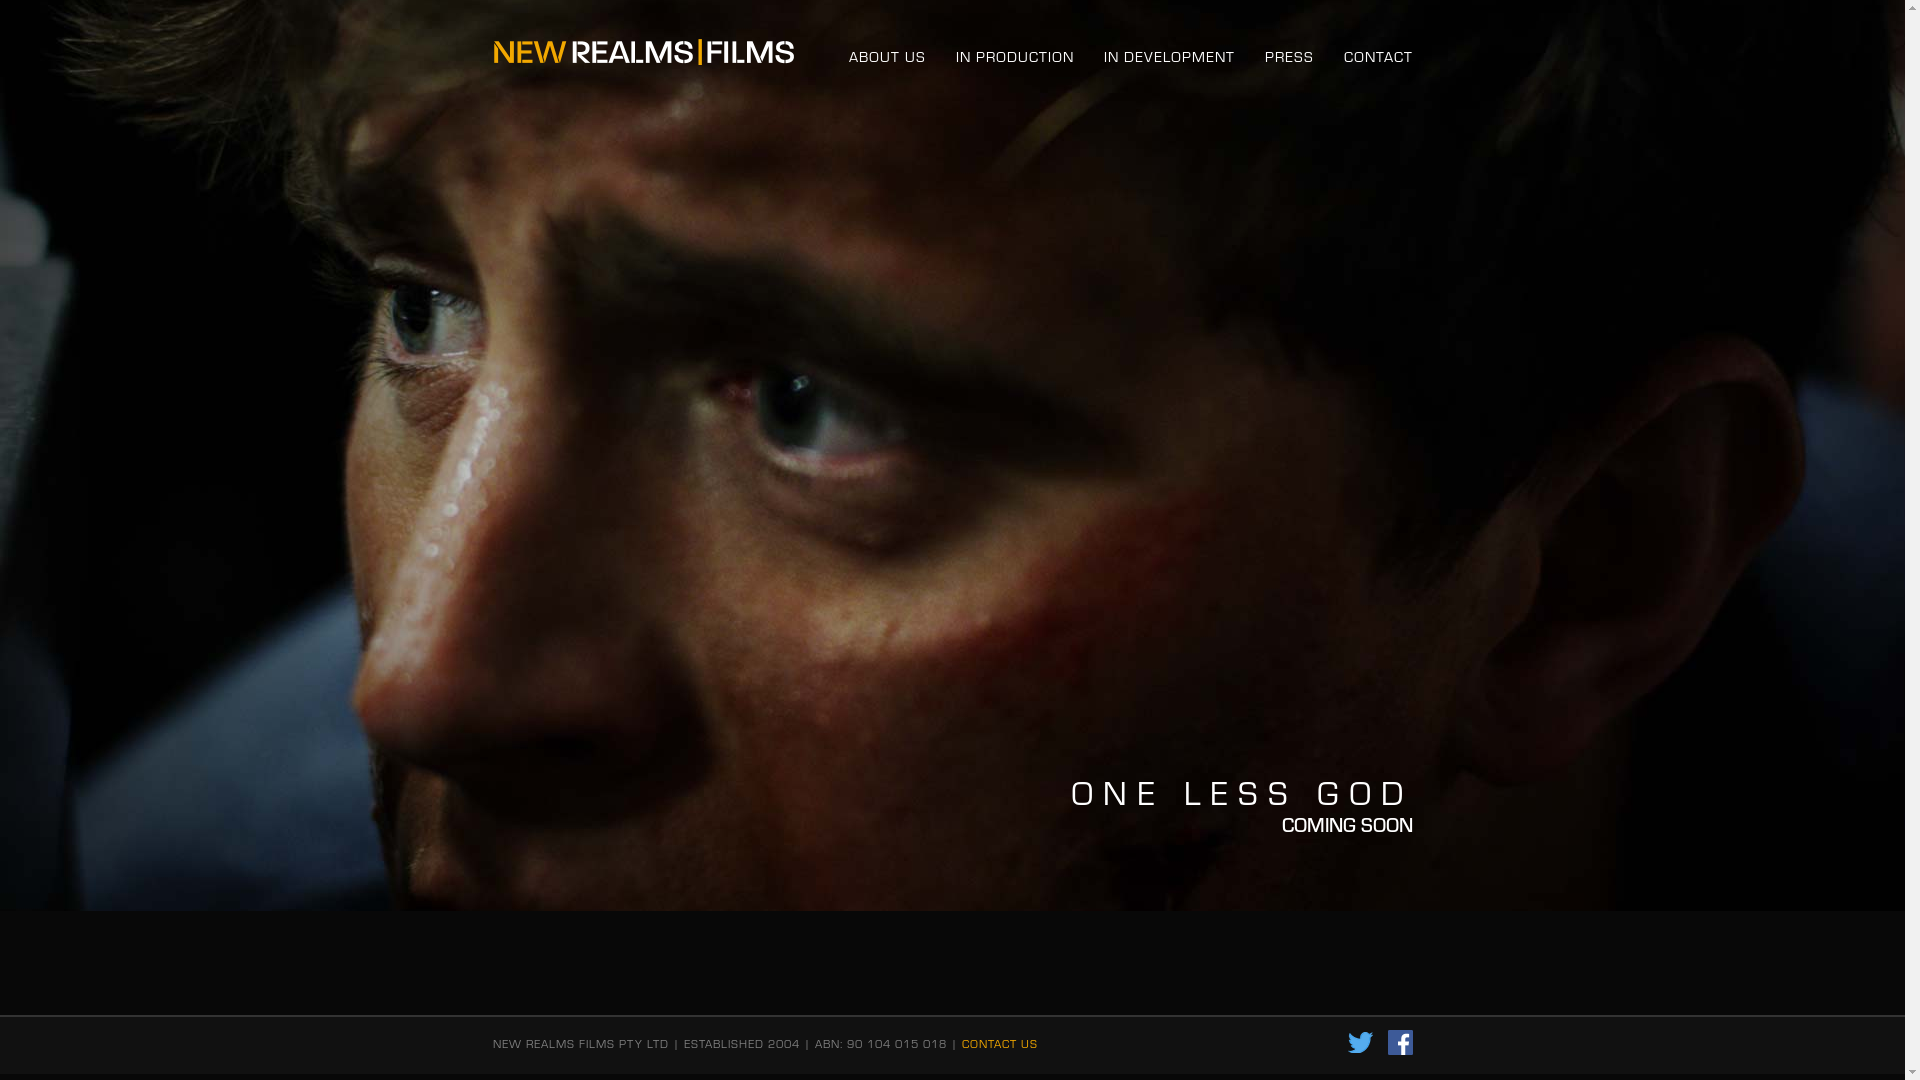 Image resolution: width=1920 pixels, height=1080 pixels. What do you see at coordinates (1169, 55) in the screenshot?
I see `'IN DEVELOPMENT'` at bounding box center [1169, 55].